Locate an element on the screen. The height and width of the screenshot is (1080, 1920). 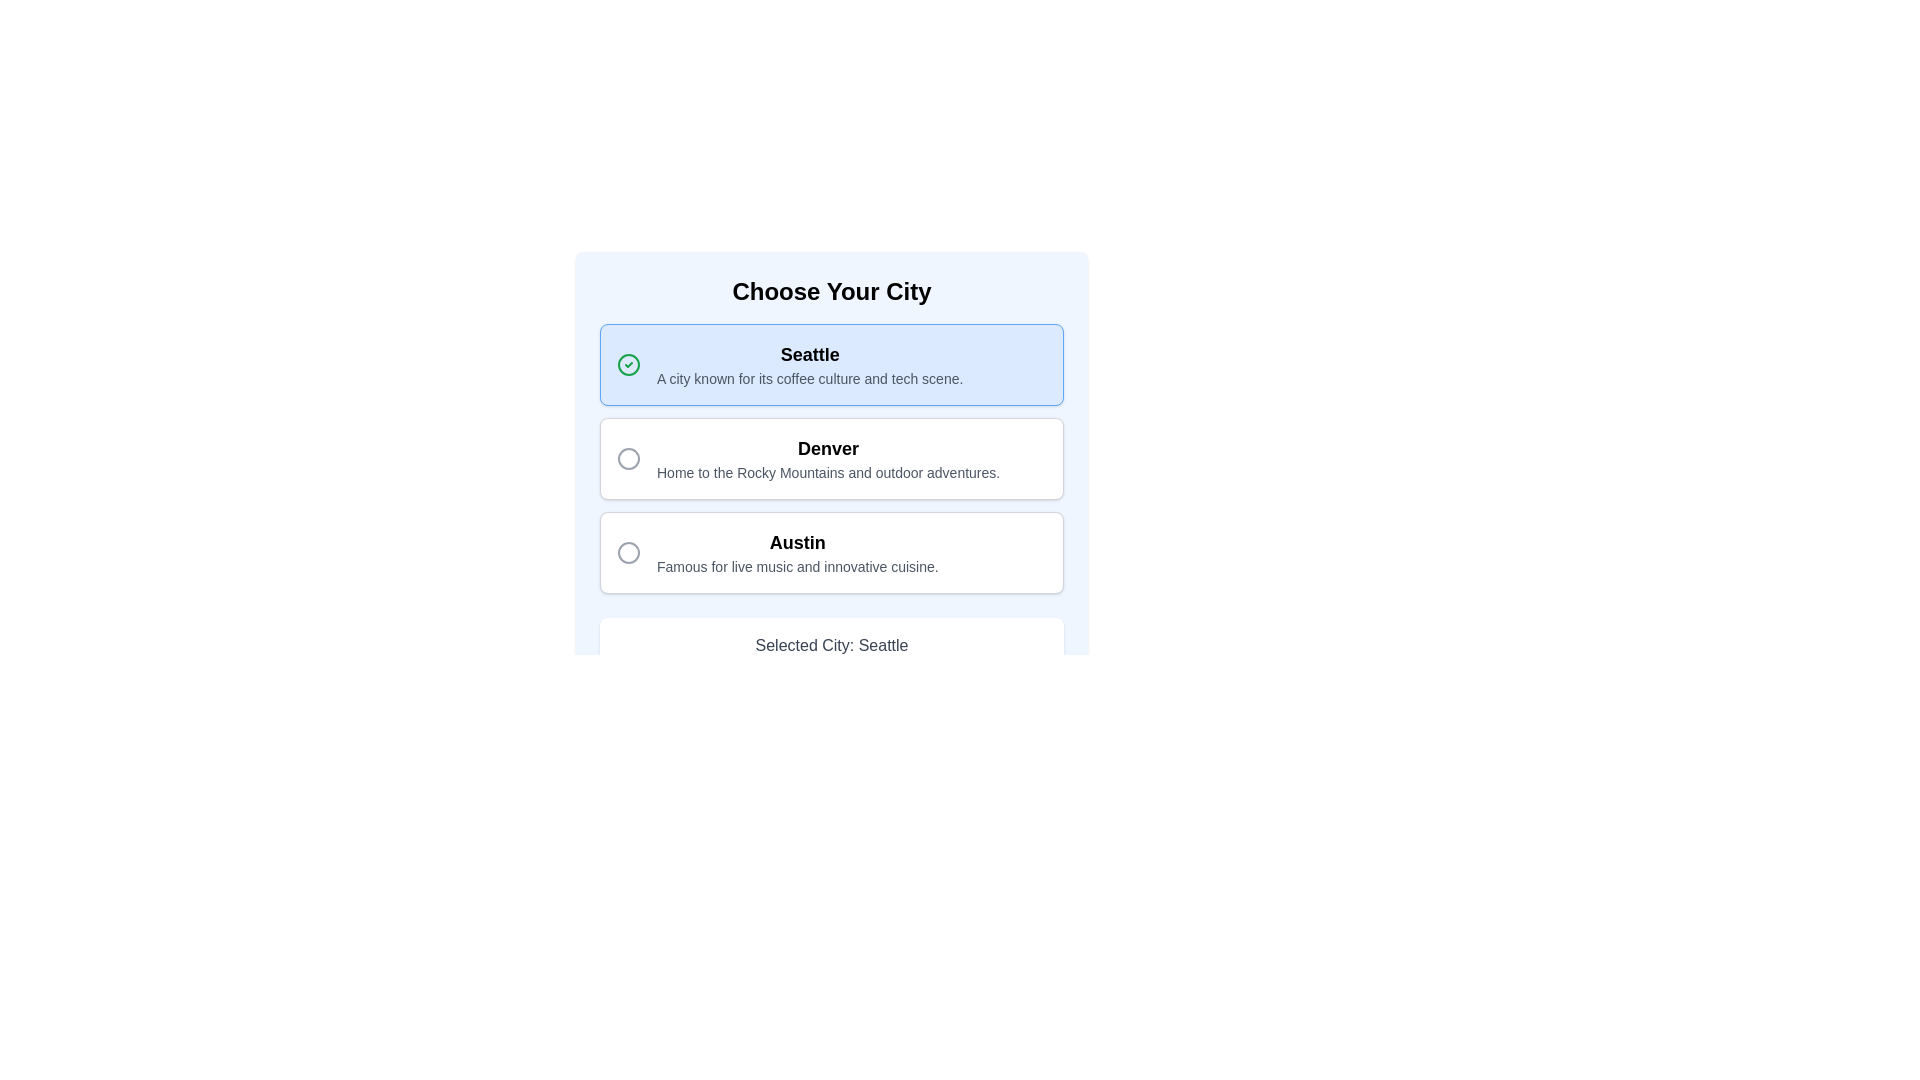
the circular radio button located within the 'Denver' selection option, which is positioned below 'Seattle' and above 'Austin' is located at coordinates (627, 459).